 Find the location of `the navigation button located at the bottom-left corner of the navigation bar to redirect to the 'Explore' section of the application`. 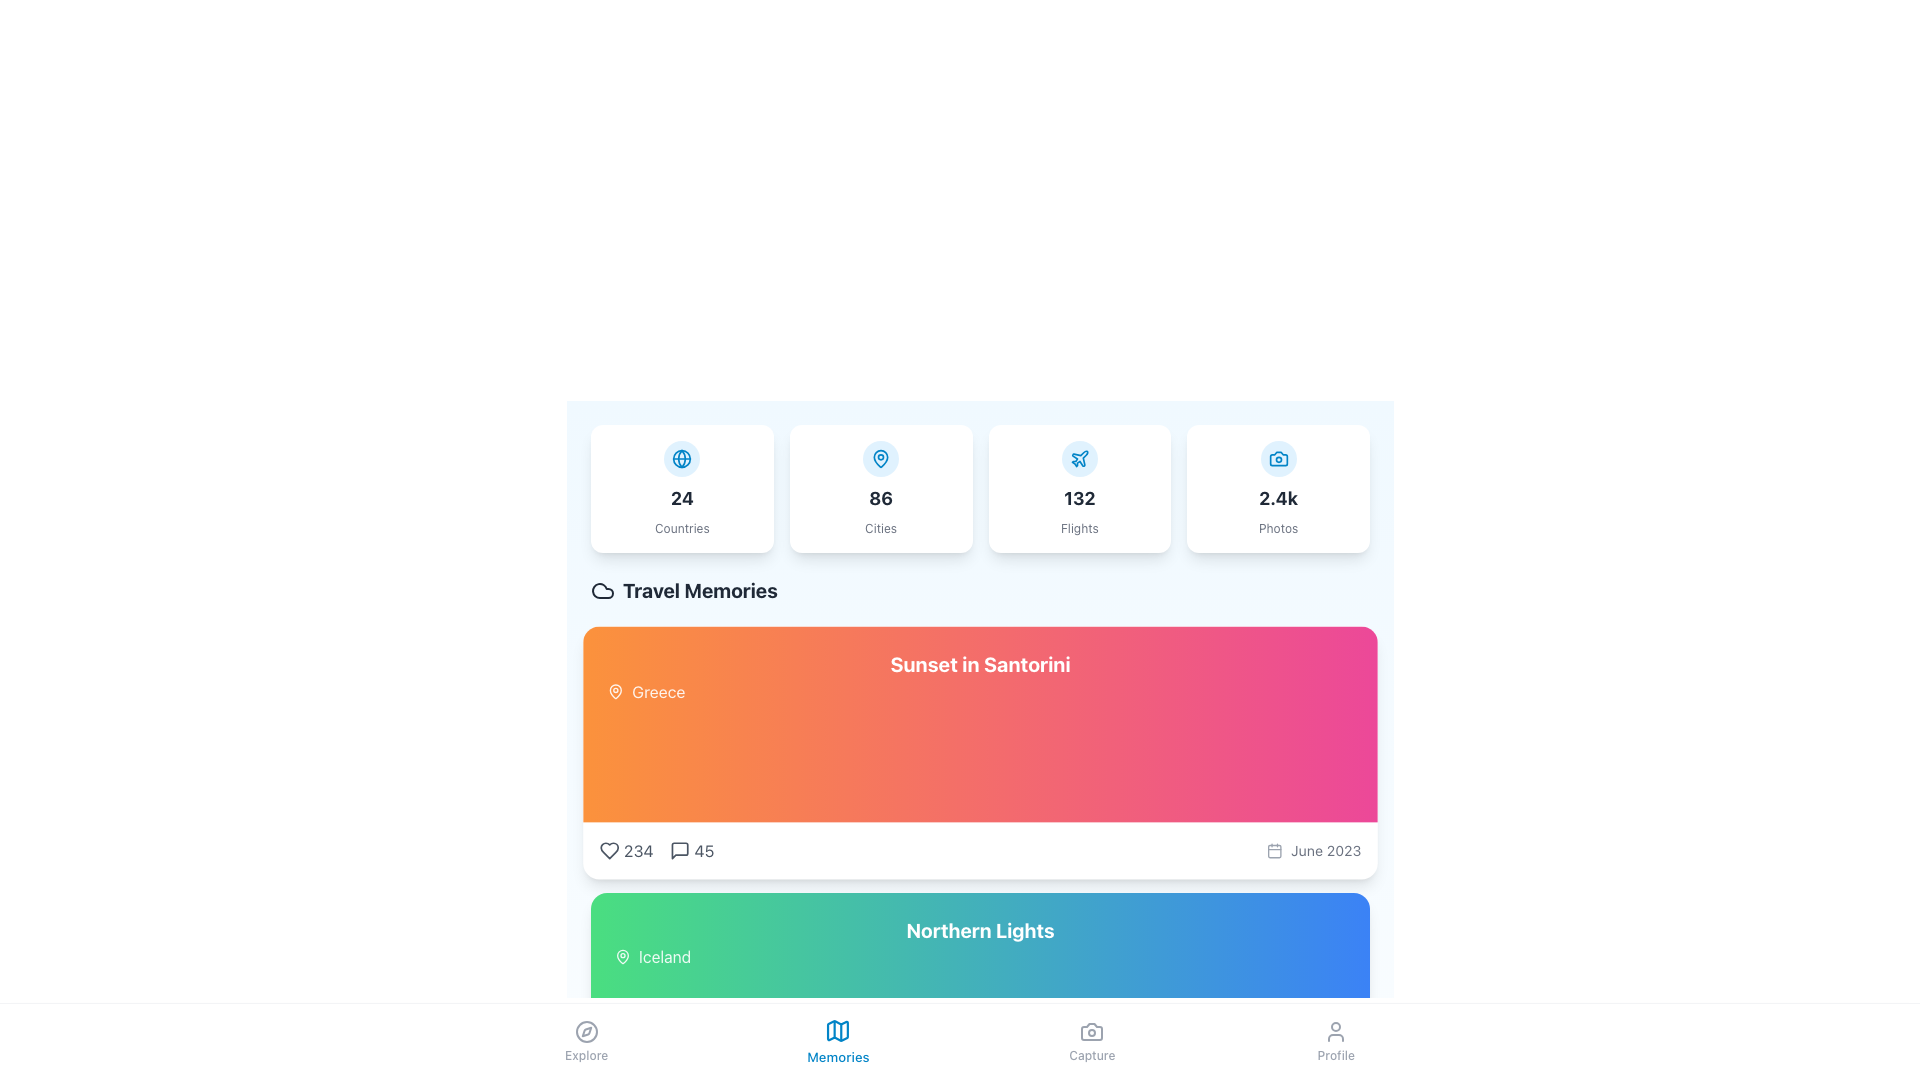

the navigation button located at the bottom-left corner of the navigation bar to redirect to the 'Explore' section of the application is located at coordinates (585, 1040).